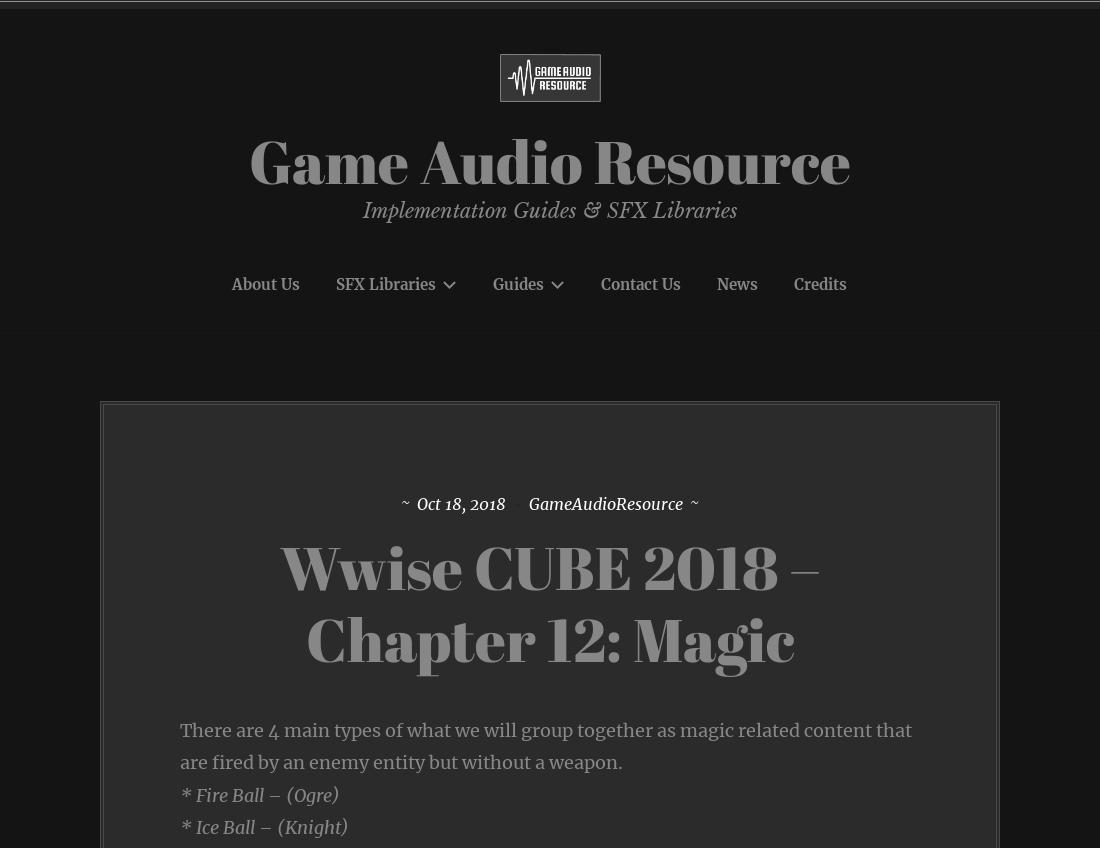  I want to click on 'Guides', so click(518, 283).